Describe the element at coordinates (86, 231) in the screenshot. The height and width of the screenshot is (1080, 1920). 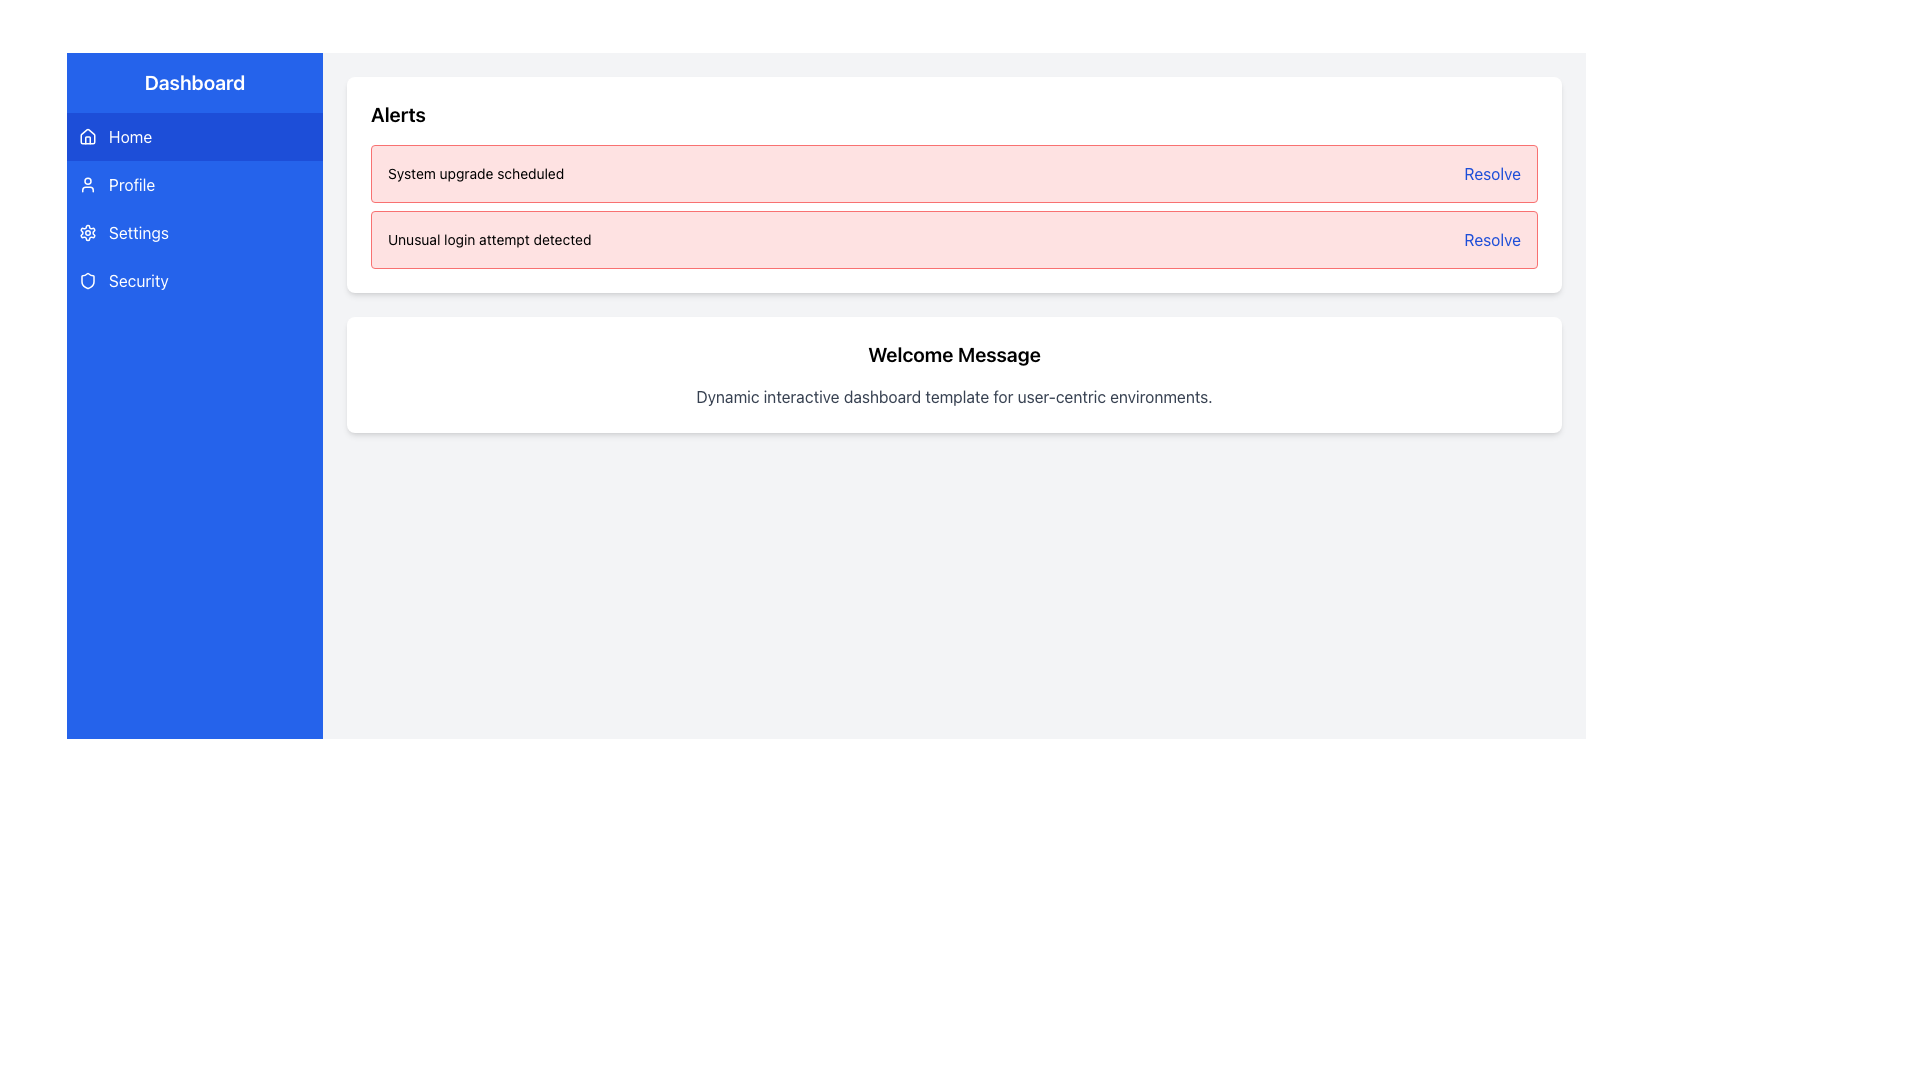
I see `the gear icon in the vertical navigation sidebar` at that location.